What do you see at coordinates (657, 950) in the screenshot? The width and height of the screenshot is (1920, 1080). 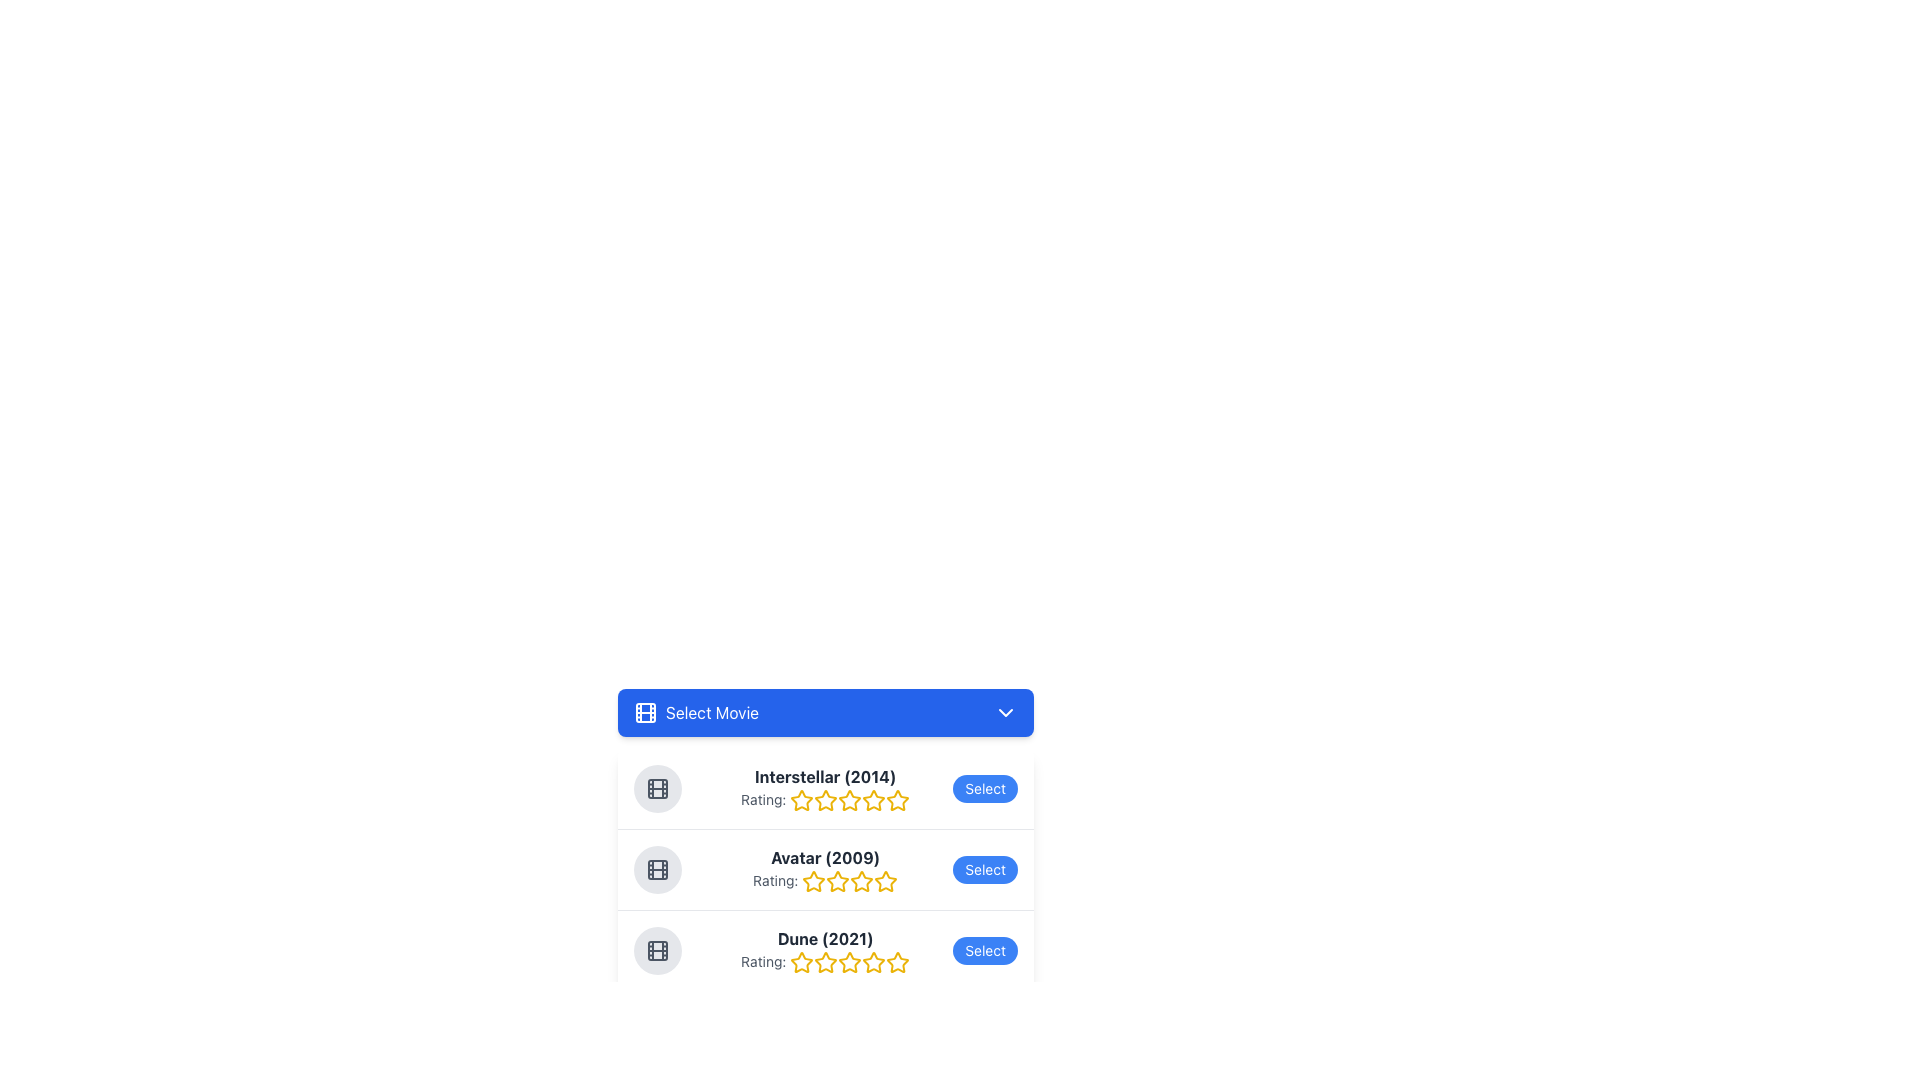 I see `the visual component of the movie list represented by the film reel icon located in the bottom-most section of the 'Select Movie' dropdown` at bounding box center [657, 950].